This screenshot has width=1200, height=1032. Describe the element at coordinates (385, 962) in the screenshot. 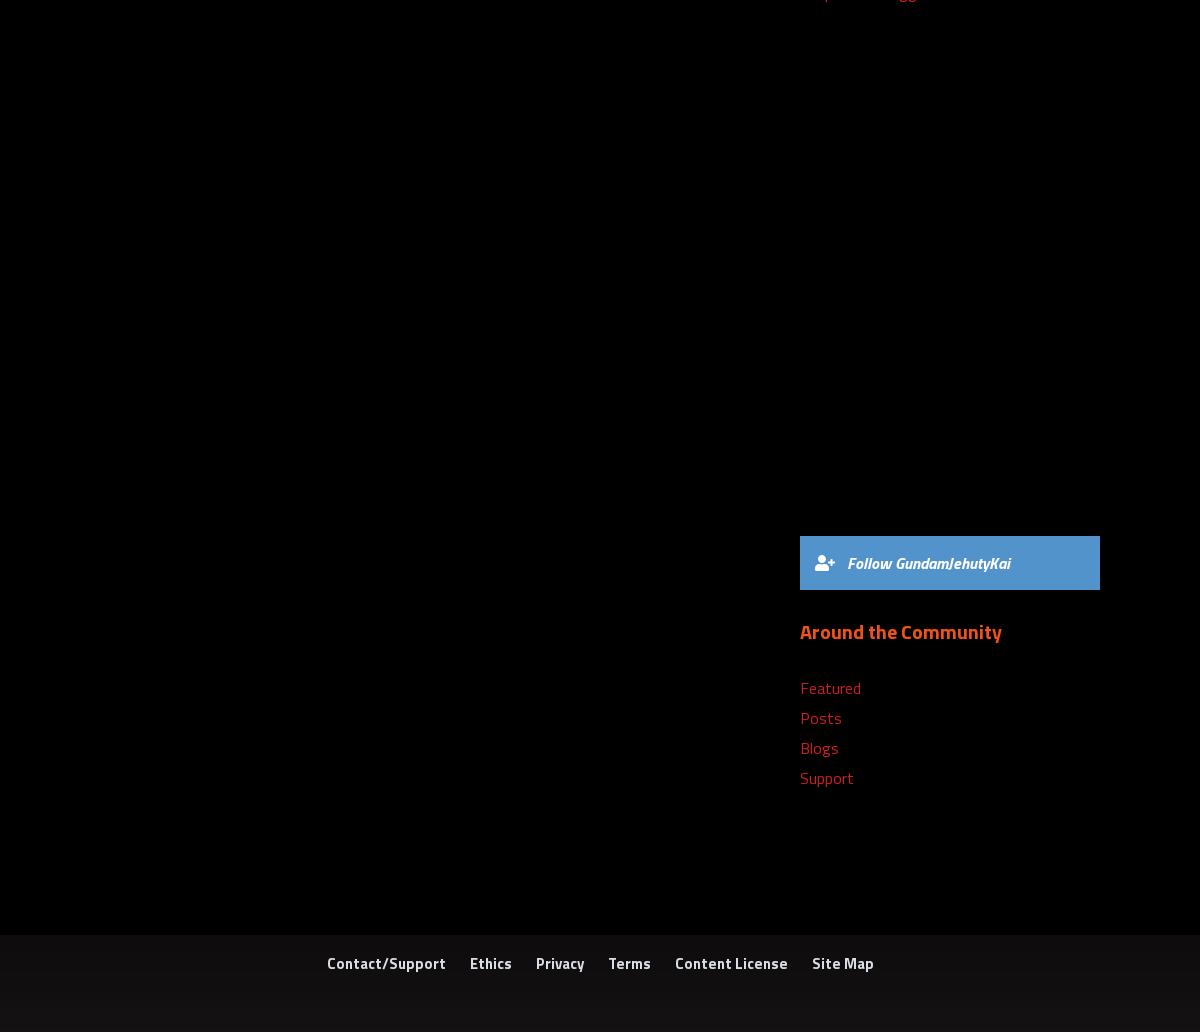

I see `'Contact/Support'` at that location.